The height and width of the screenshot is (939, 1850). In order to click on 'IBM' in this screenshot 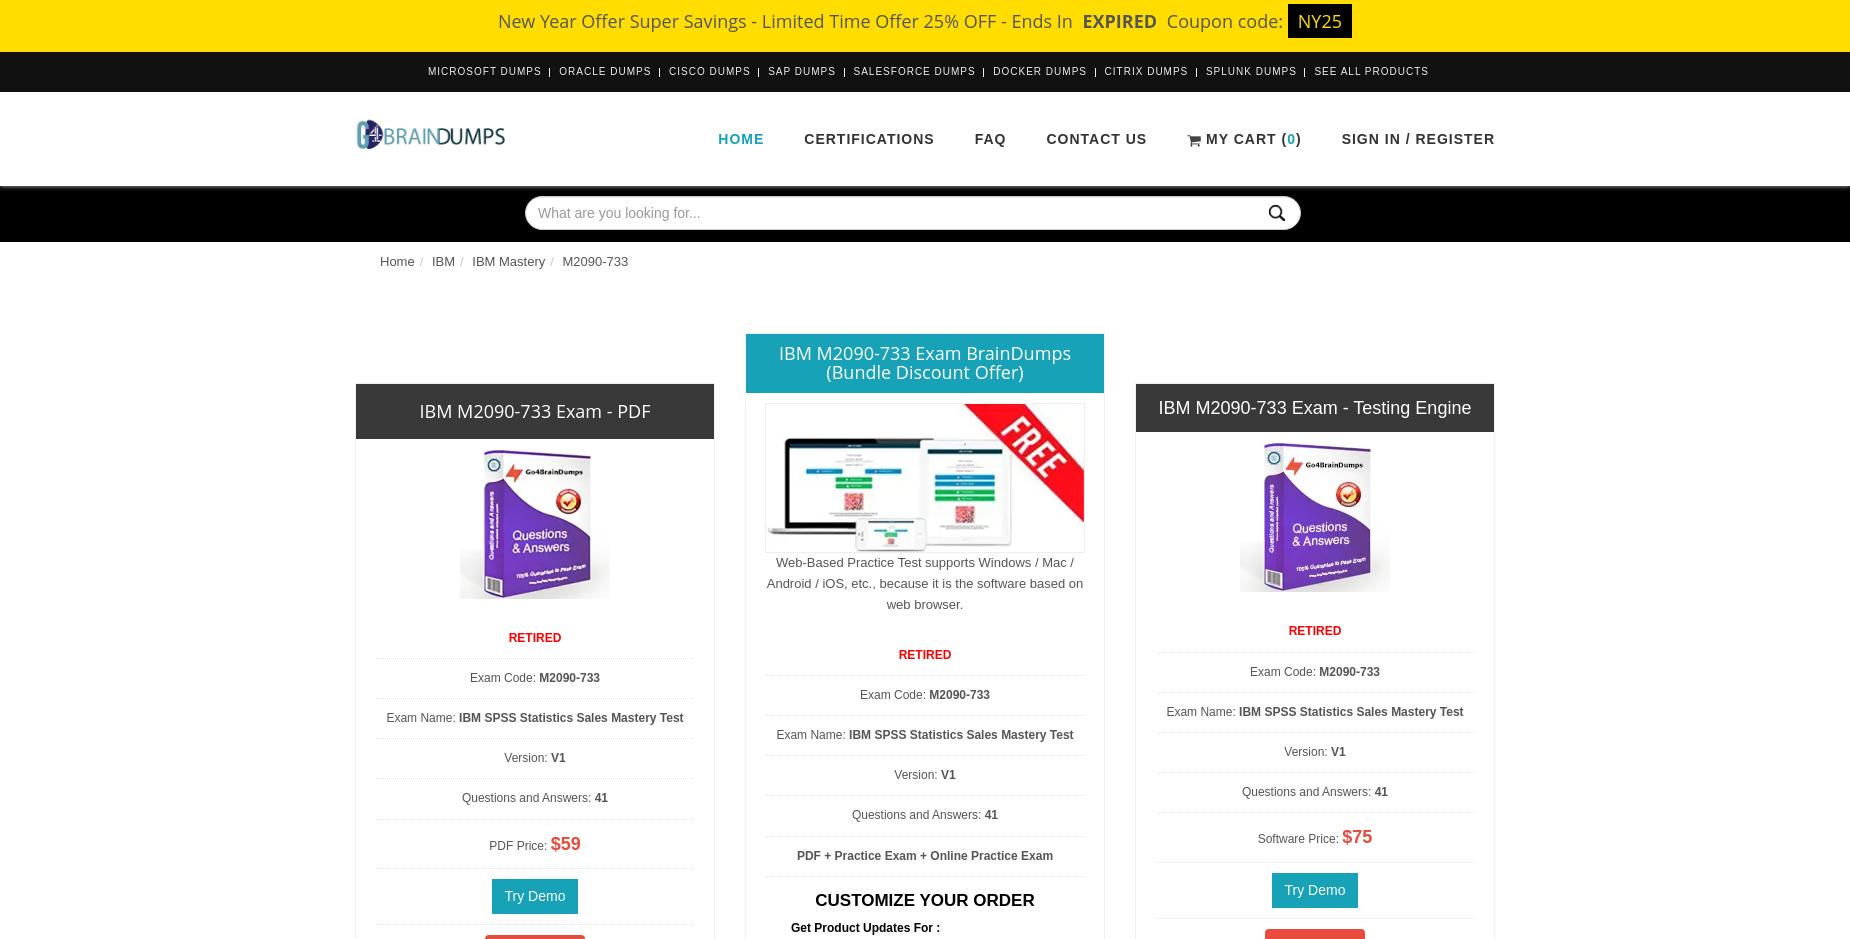, I will do `click(442, 259)`.